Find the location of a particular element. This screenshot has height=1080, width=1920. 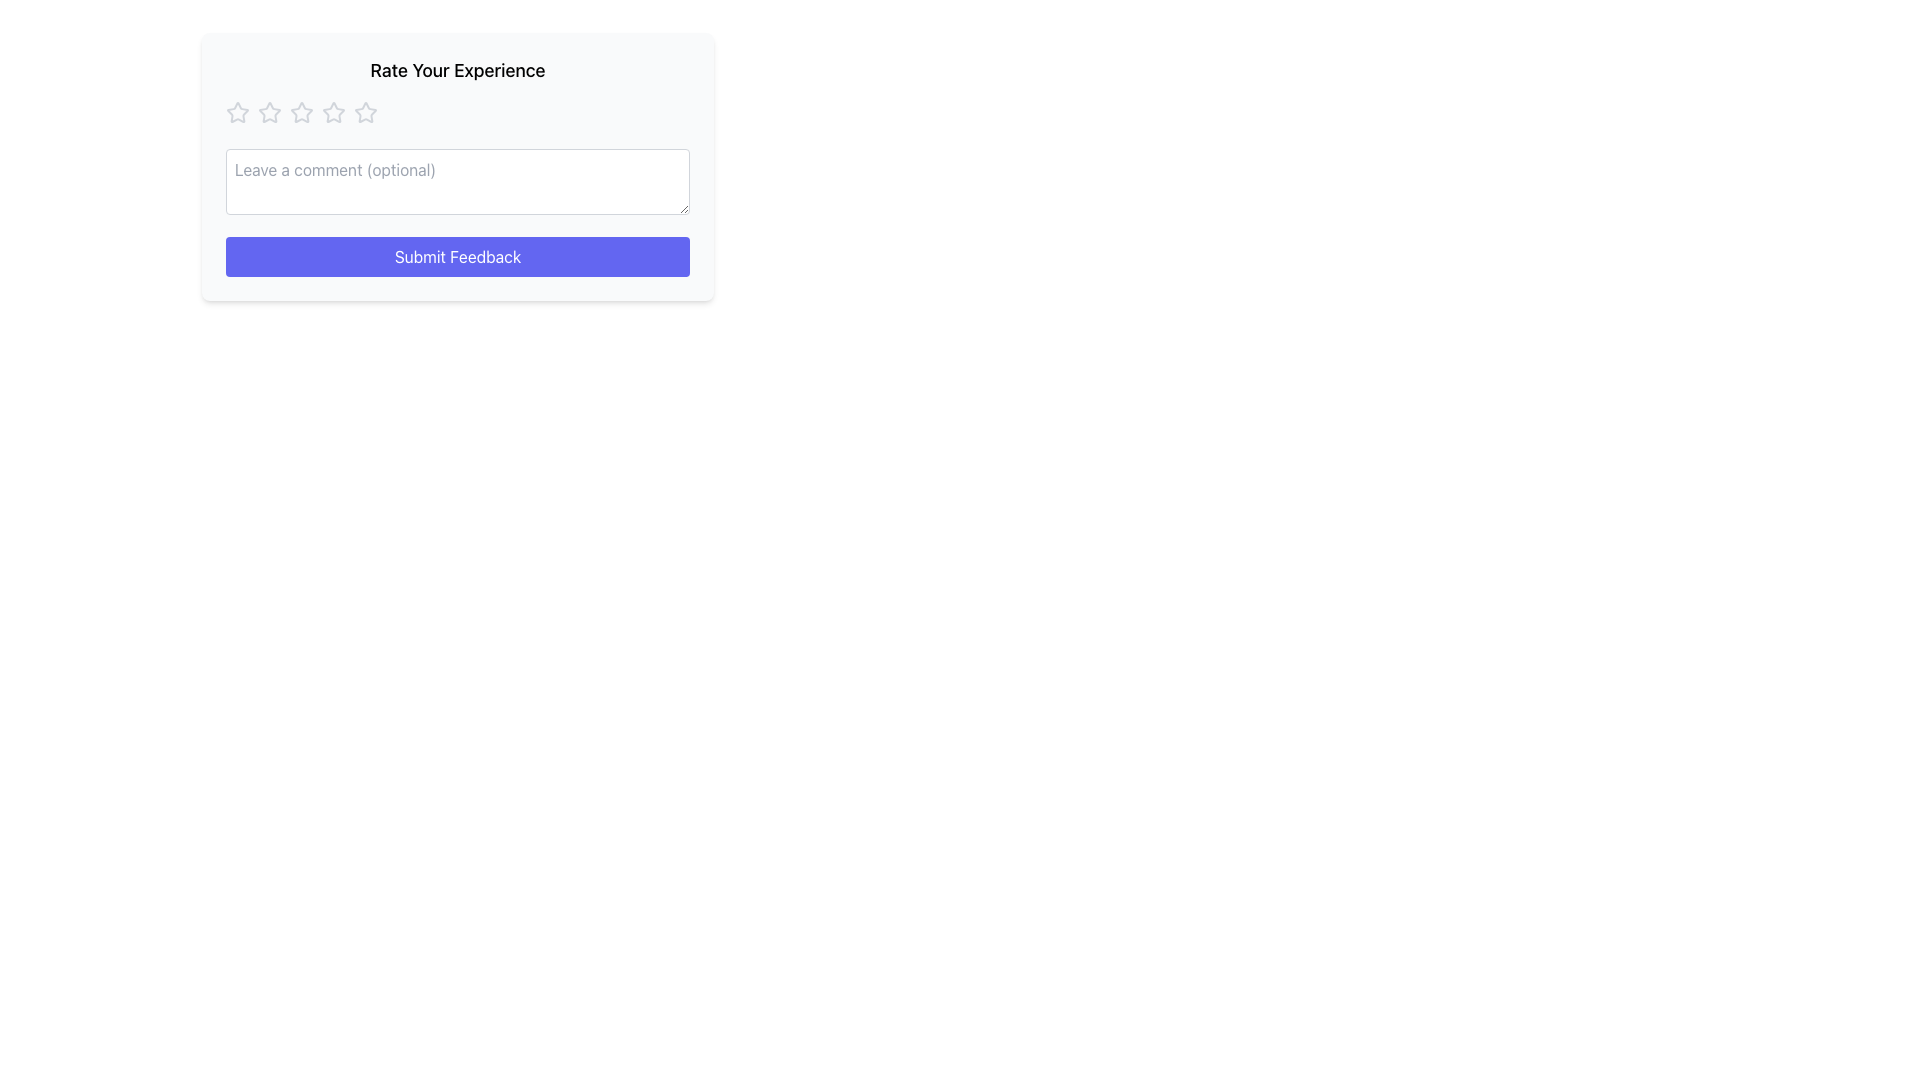

the second star icon in the horizontal array of rating stars is located at coordinates (301, 112).